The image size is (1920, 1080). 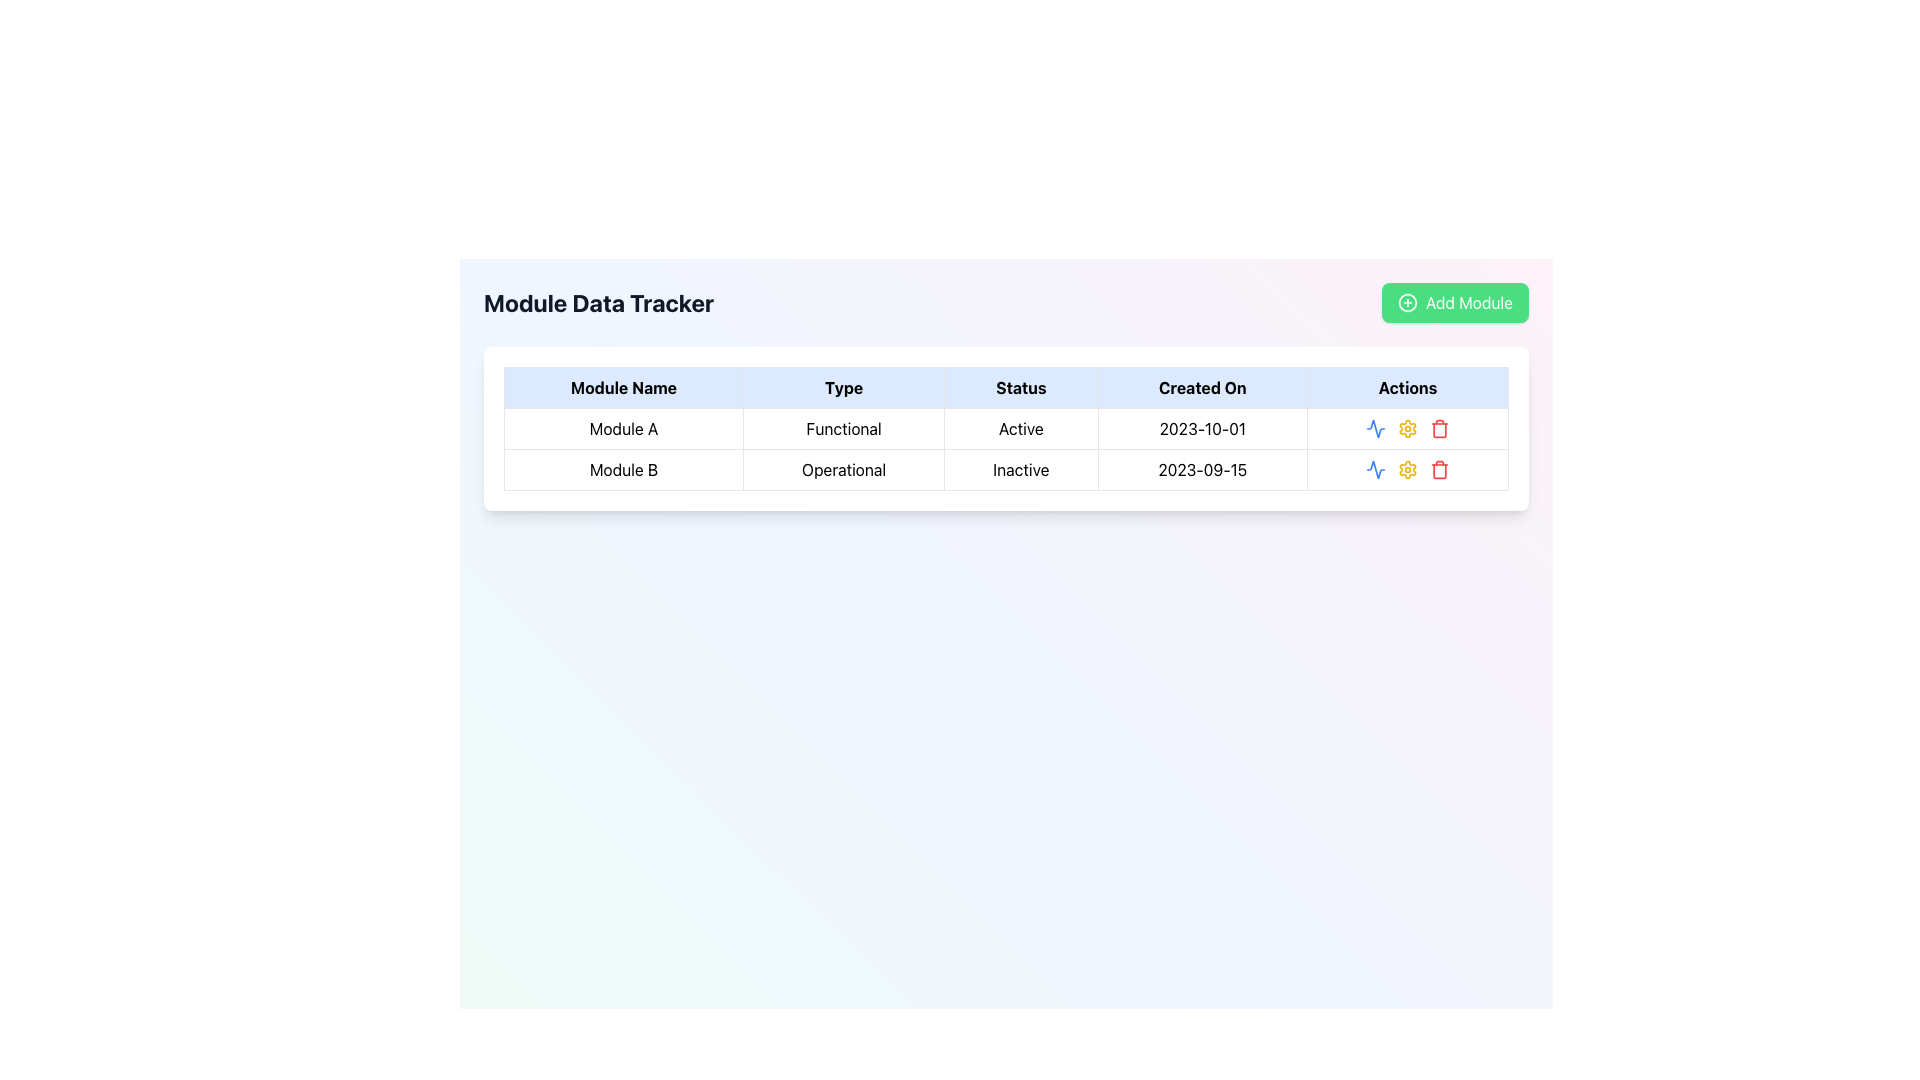 I want to click on the informational label indicating the operational status of 'Module B' located in the second row under the 'Type' column of the table, so click(x=844, y=470).